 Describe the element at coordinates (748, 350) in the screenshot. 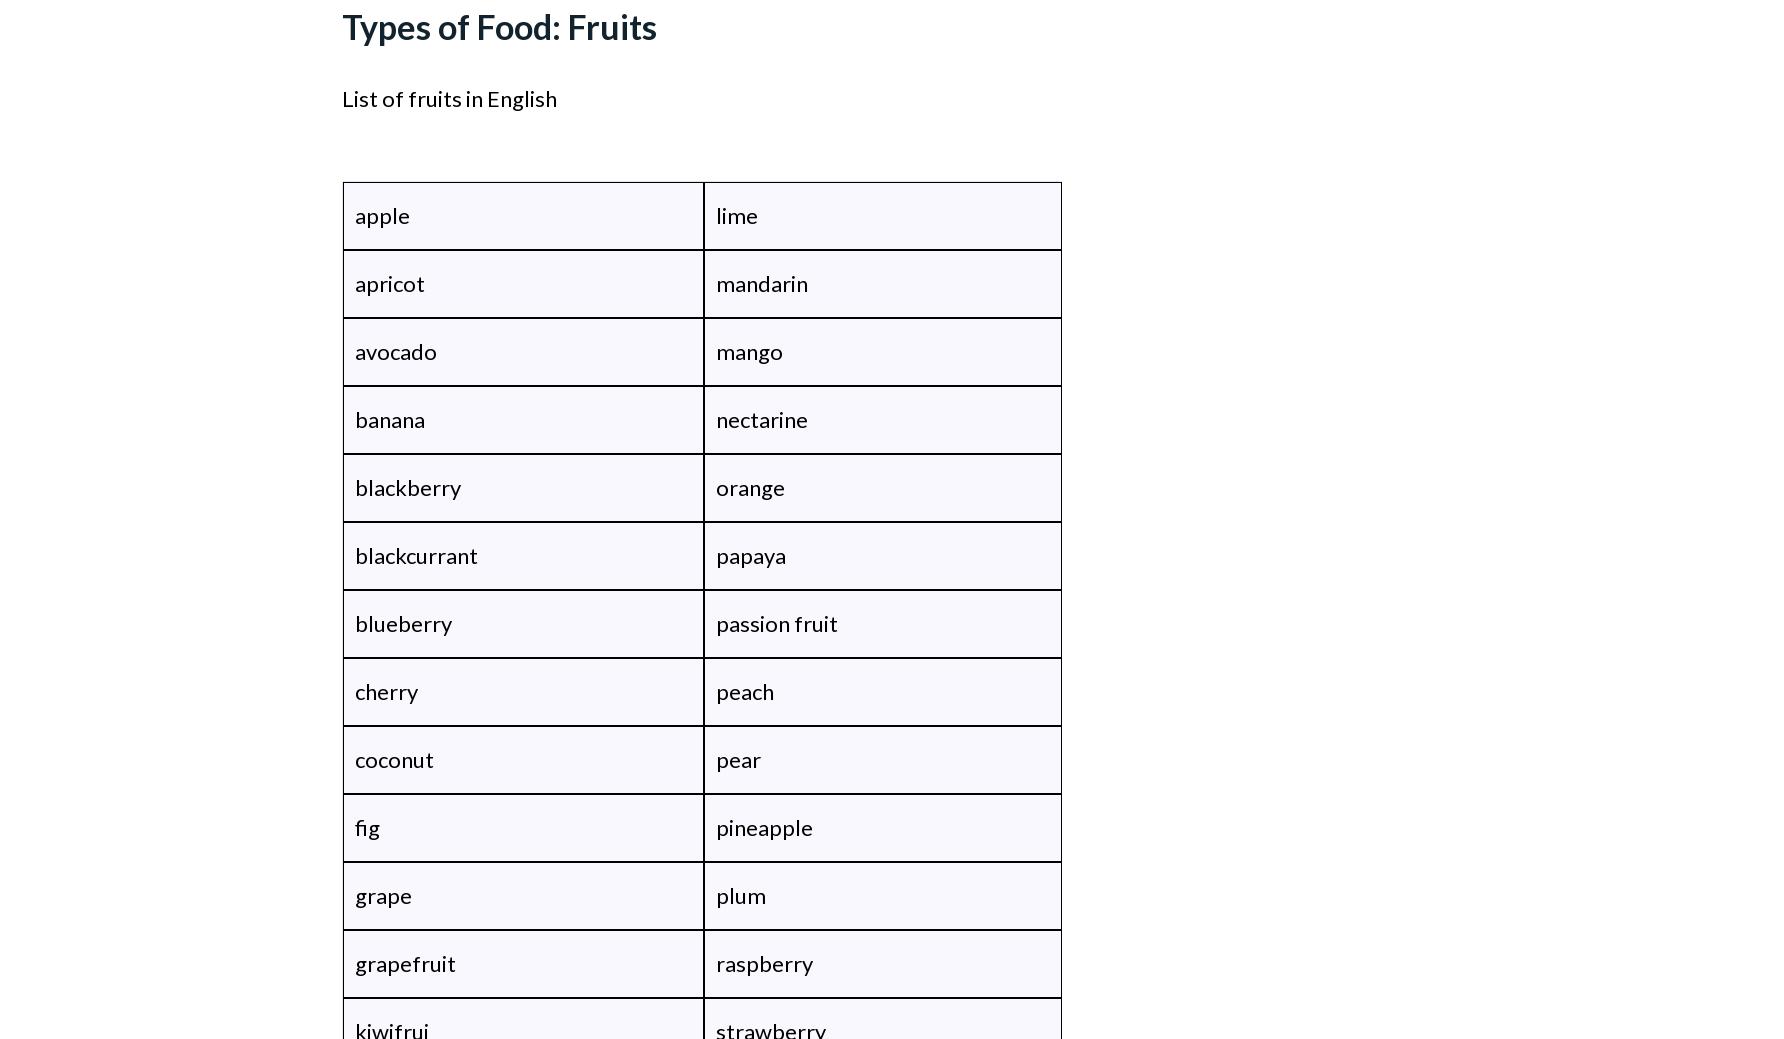

I see `'mango'` at that location.